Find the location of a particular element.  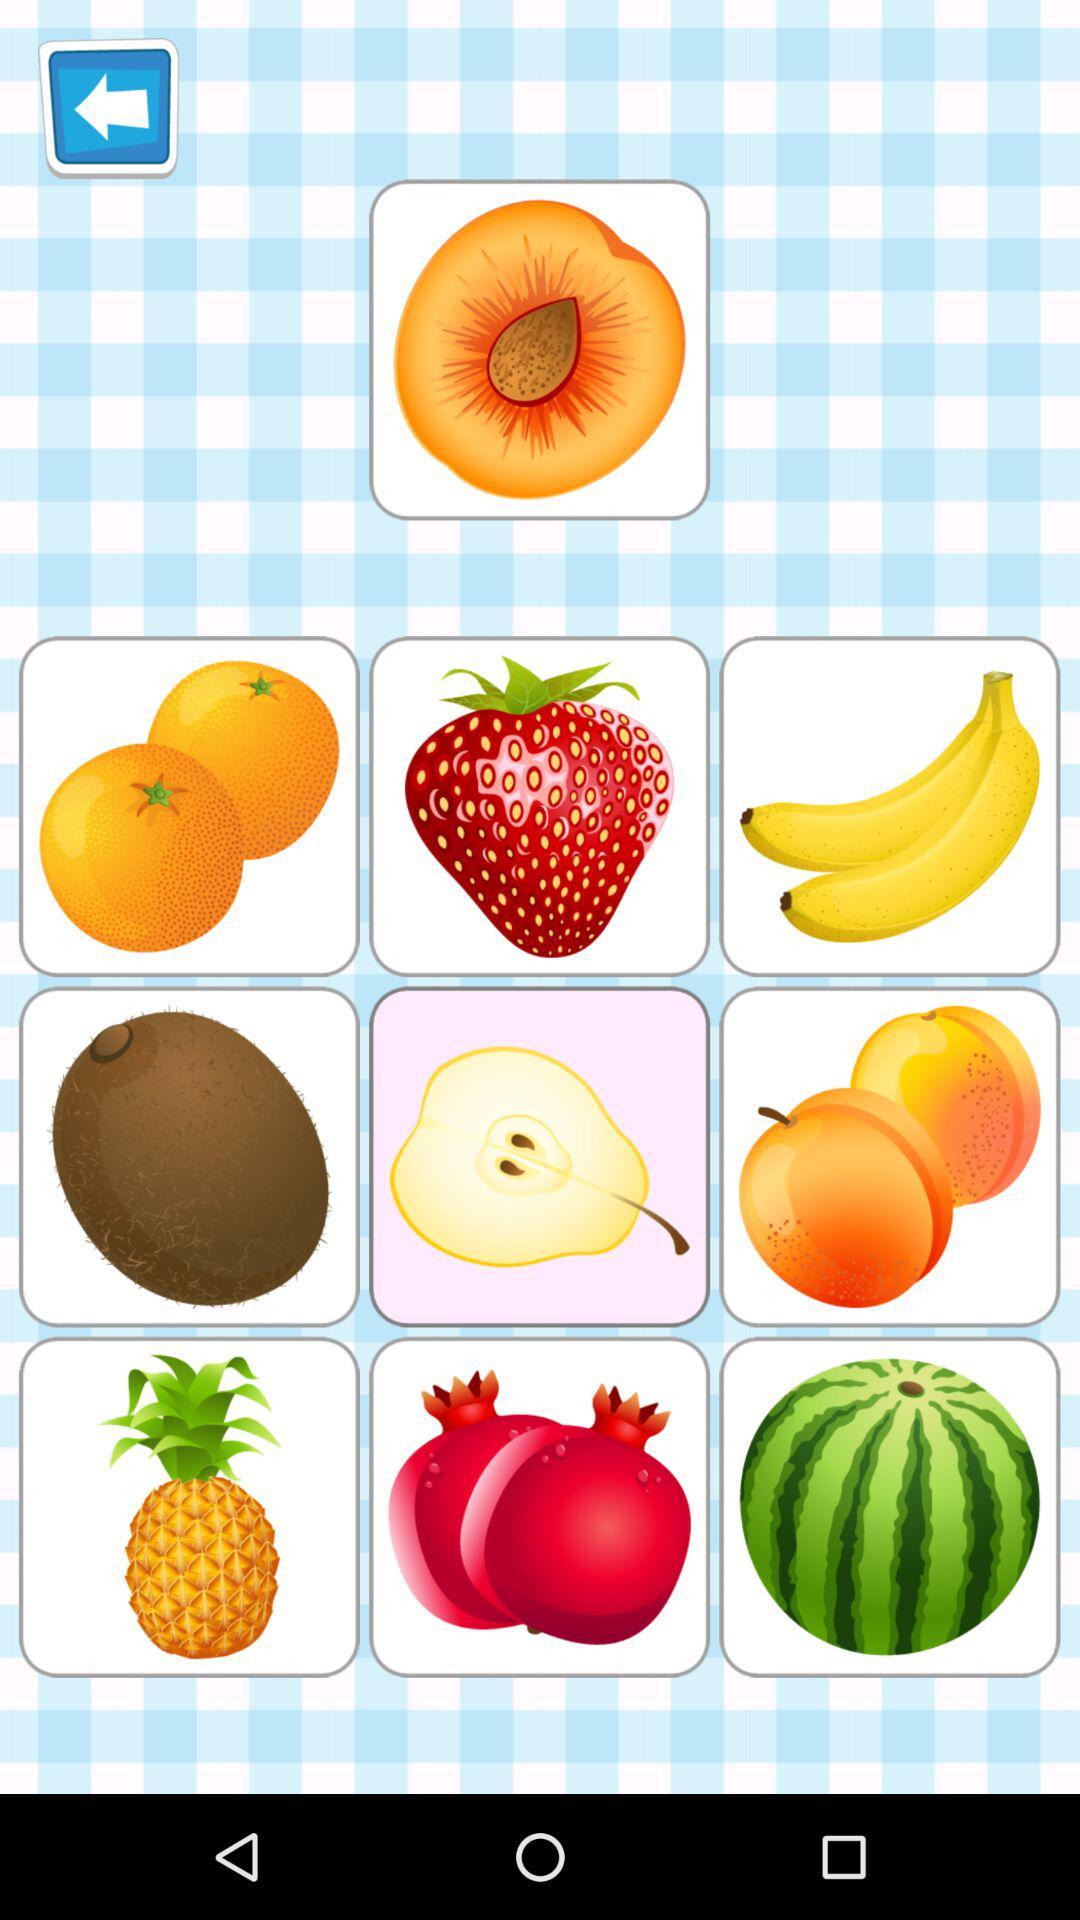

open it is located at coordinates (538, 349).